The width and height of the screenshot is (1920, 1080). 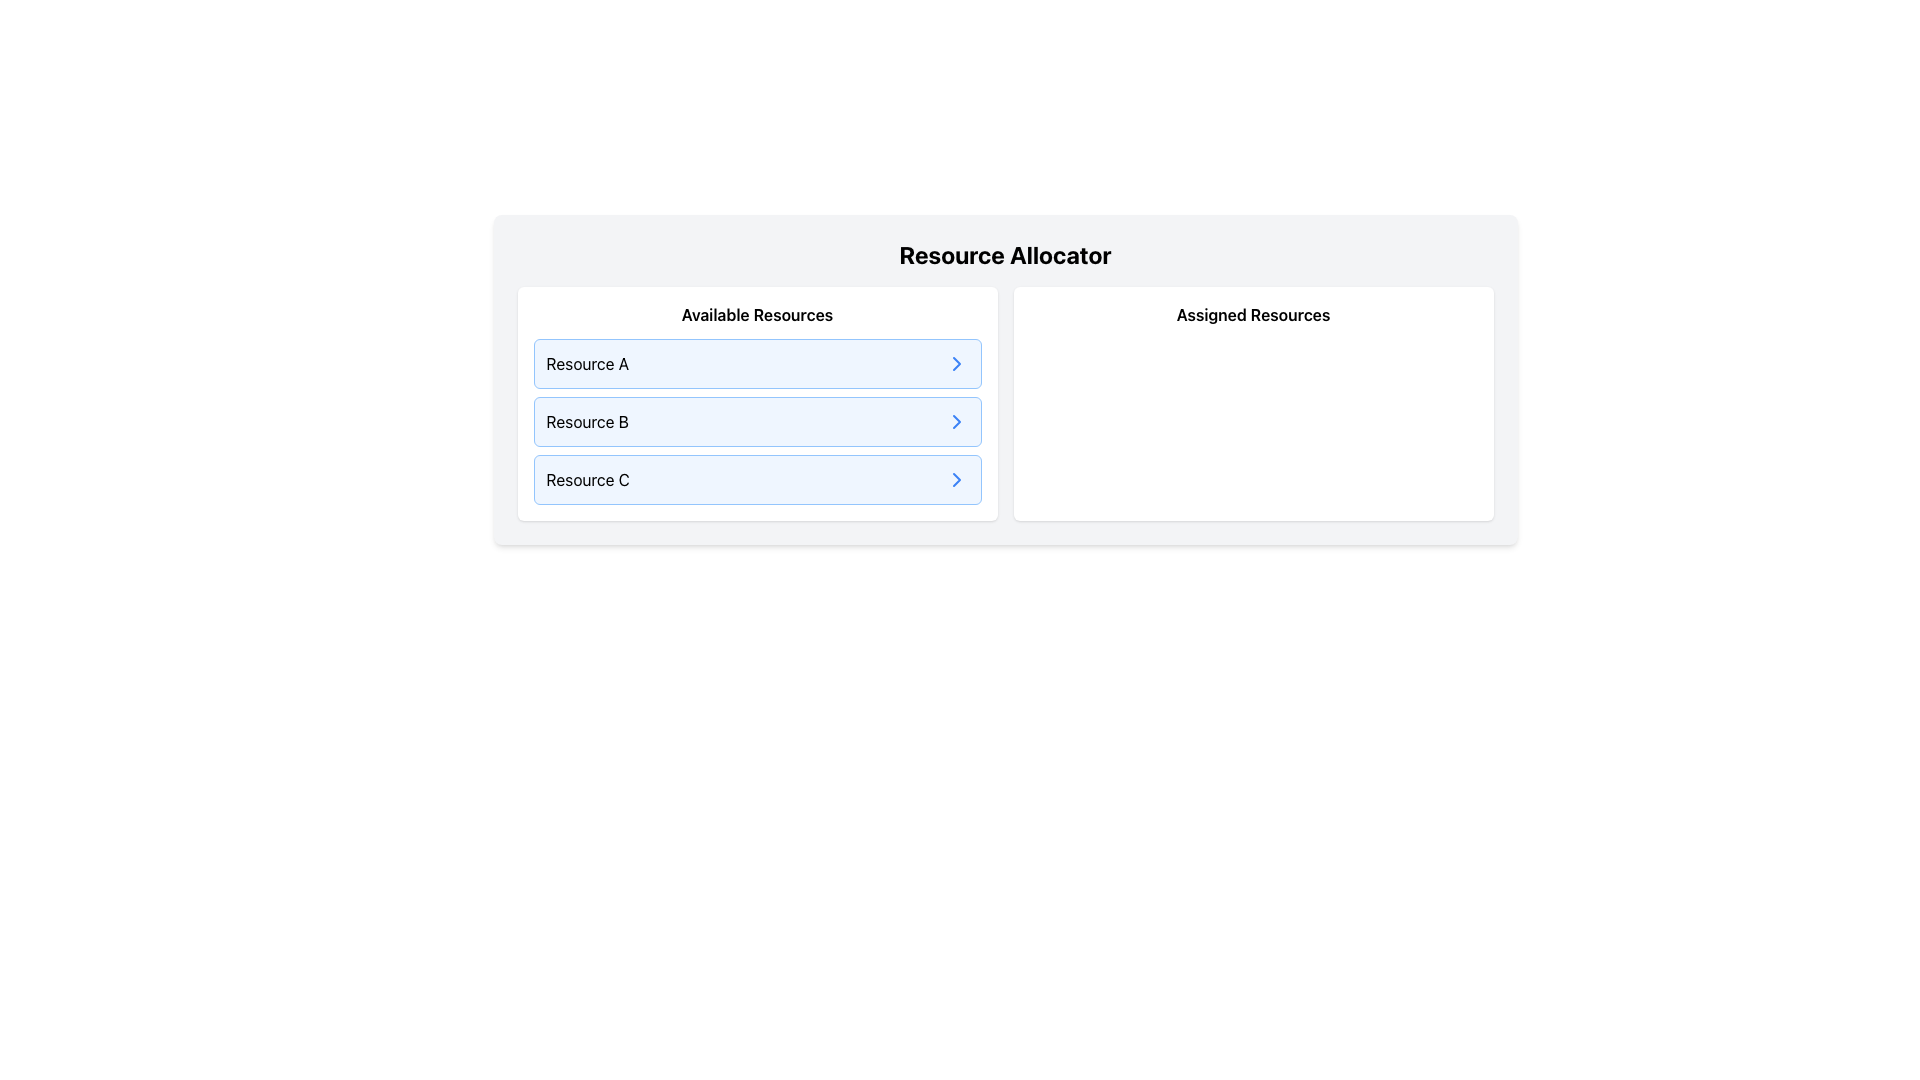 What do you see at coordinates (955, 363) in the screenshot?
I see `the Icon button located on the right-hand side of the 'Resource A' row, which serves as a navigation trigger for further actions related to 'Resource A'` at bounding box center [955, 363].